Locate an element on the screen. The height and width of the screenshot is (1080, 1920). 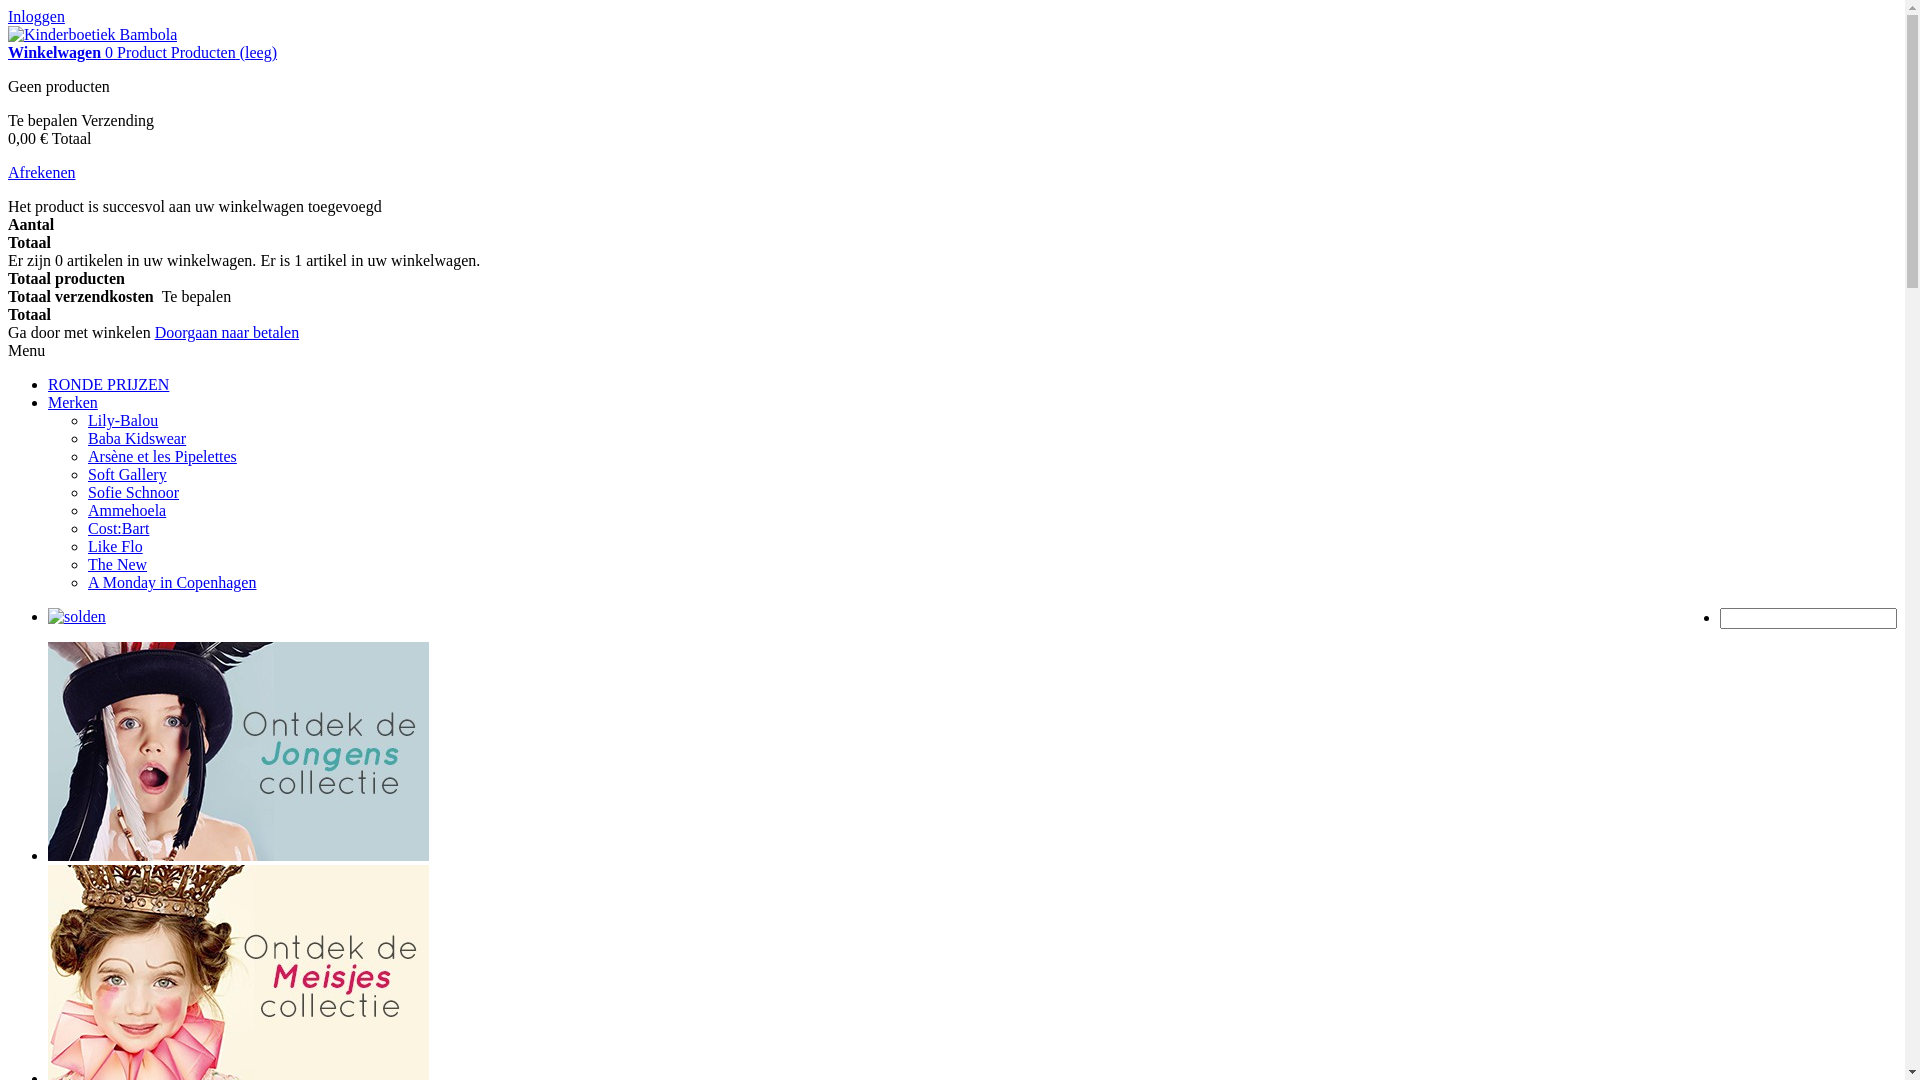
'Sofie Schnoor' is located at coordinates (132, 492).